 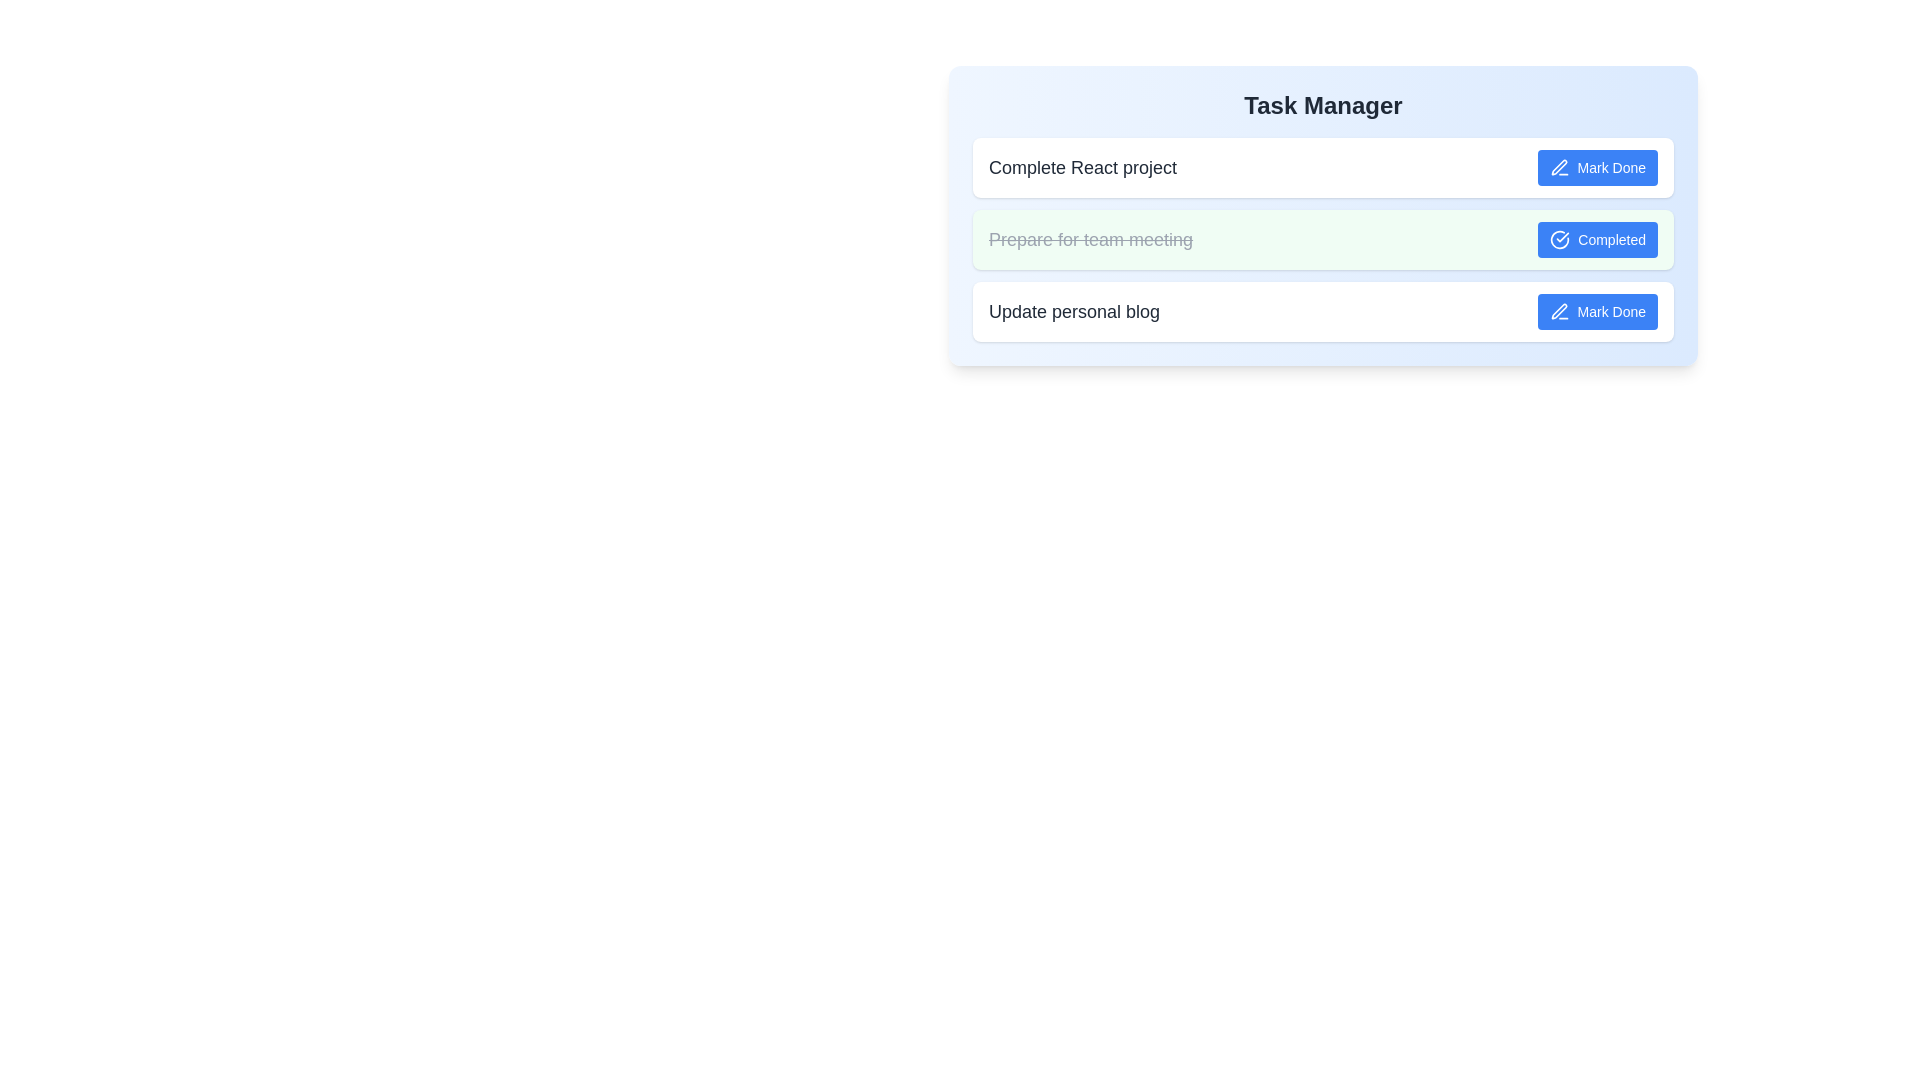 I want to click on the button labeled Completed to observe its visual change, so click(x=1597, y=238).